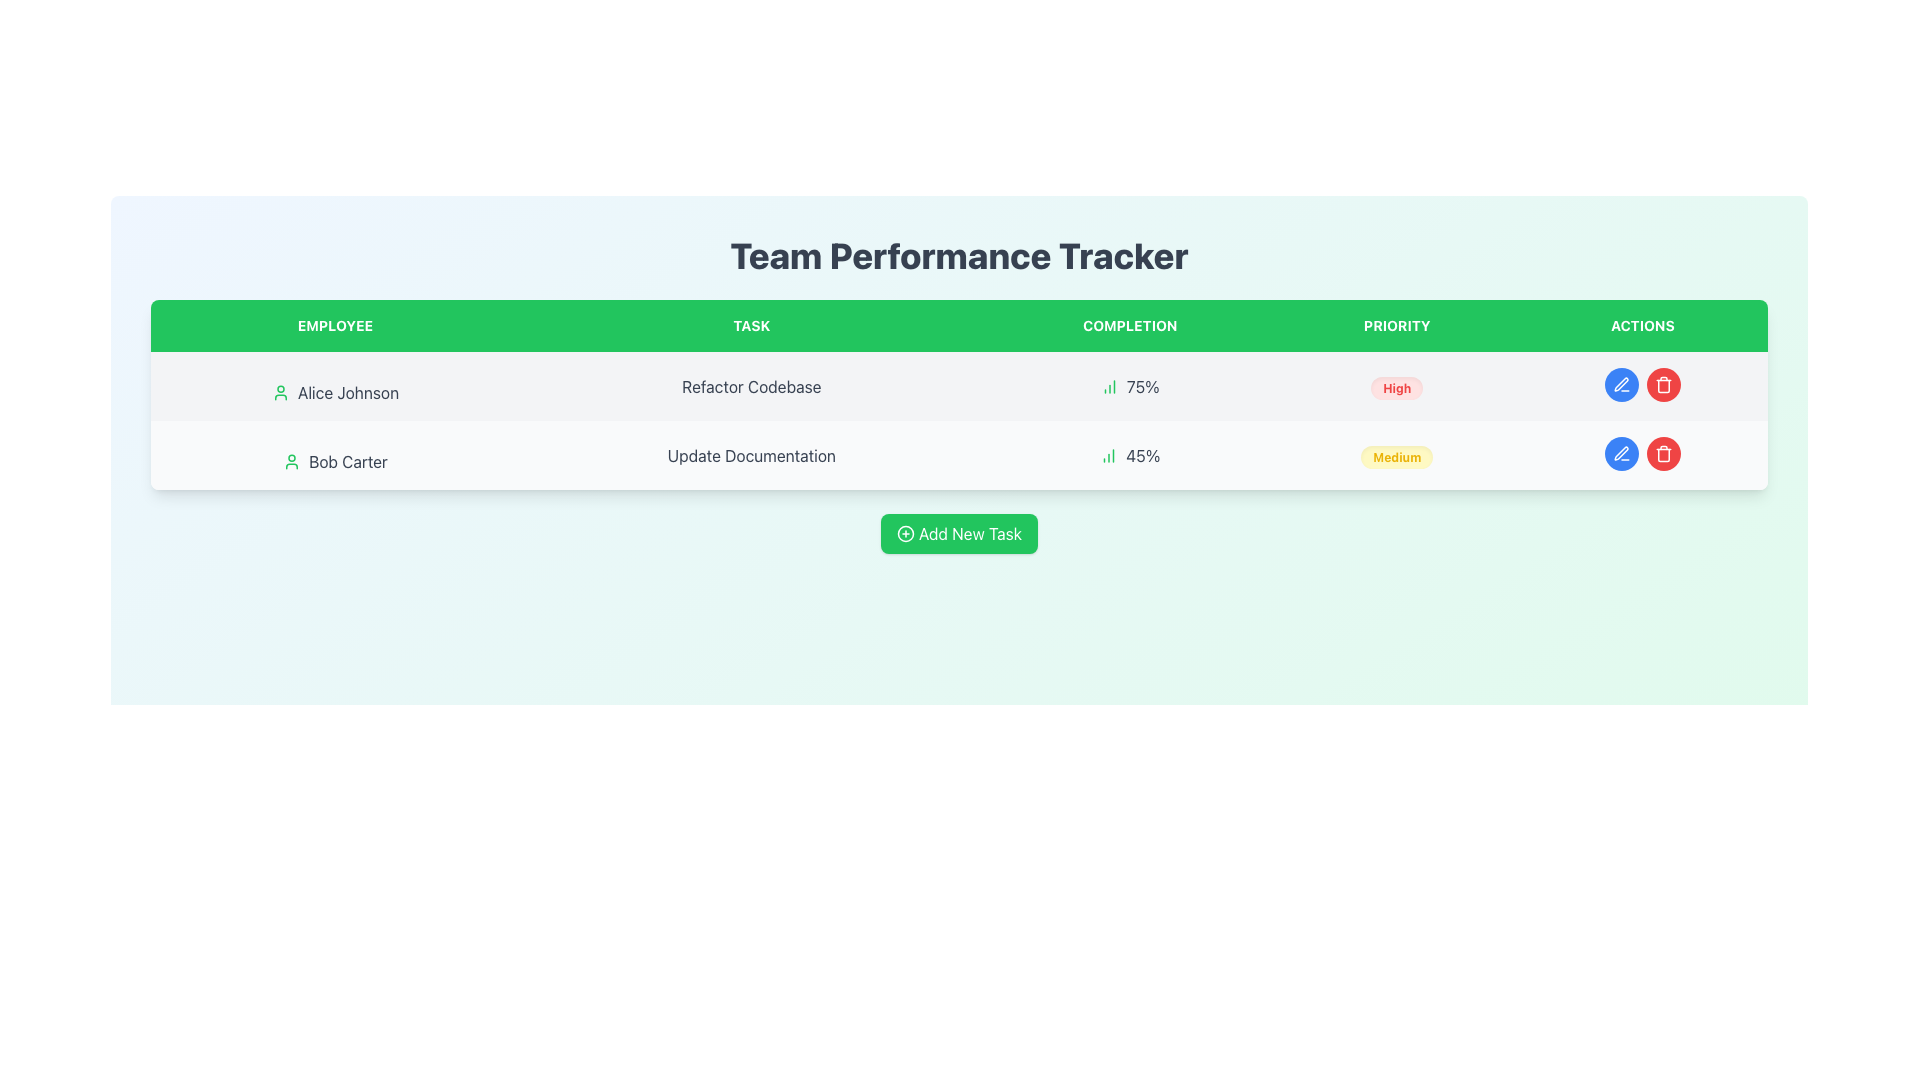 This screenshot has width=1920, height=1080. I want to click on the priority label in the 'PRIORITY' column of the second row of the task table, which indicates the urgency level of the task for 'Bob Carter.', so click(1396, 456).